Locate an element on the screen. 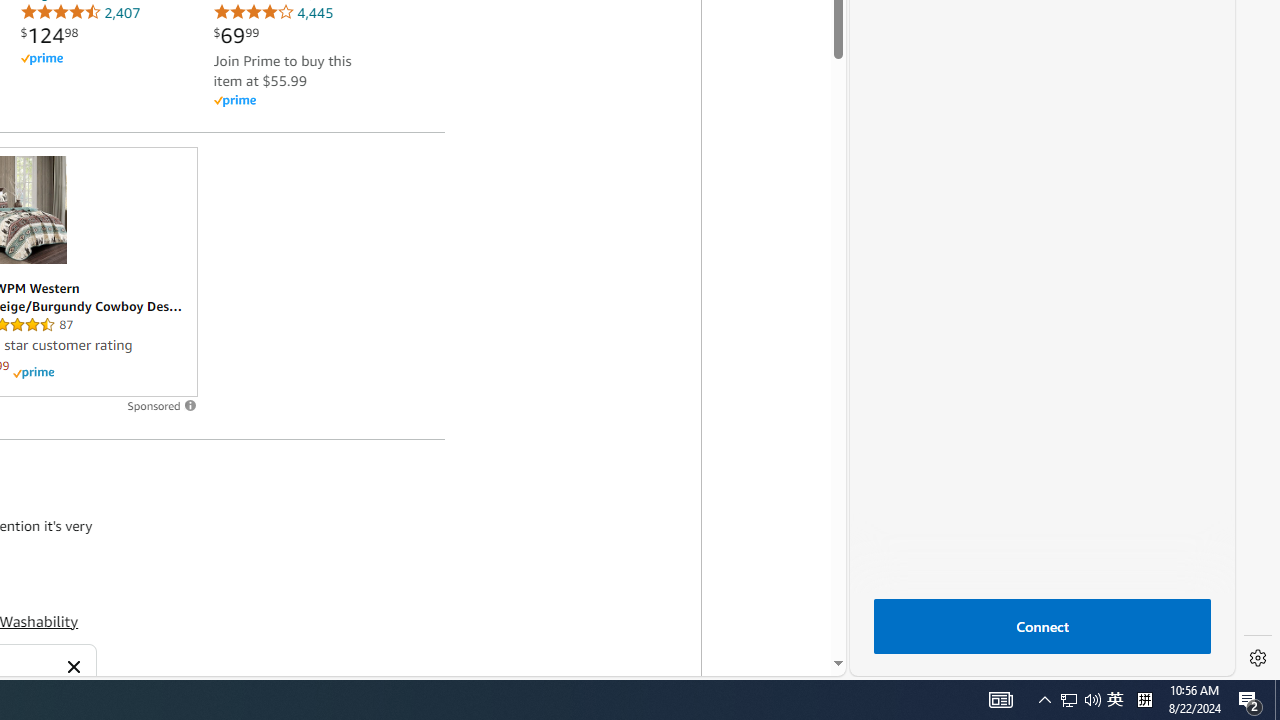 Image resolution: width=1280 pixels, height=720 pixels. 'Connect' is located at coordinates (1041, 625).